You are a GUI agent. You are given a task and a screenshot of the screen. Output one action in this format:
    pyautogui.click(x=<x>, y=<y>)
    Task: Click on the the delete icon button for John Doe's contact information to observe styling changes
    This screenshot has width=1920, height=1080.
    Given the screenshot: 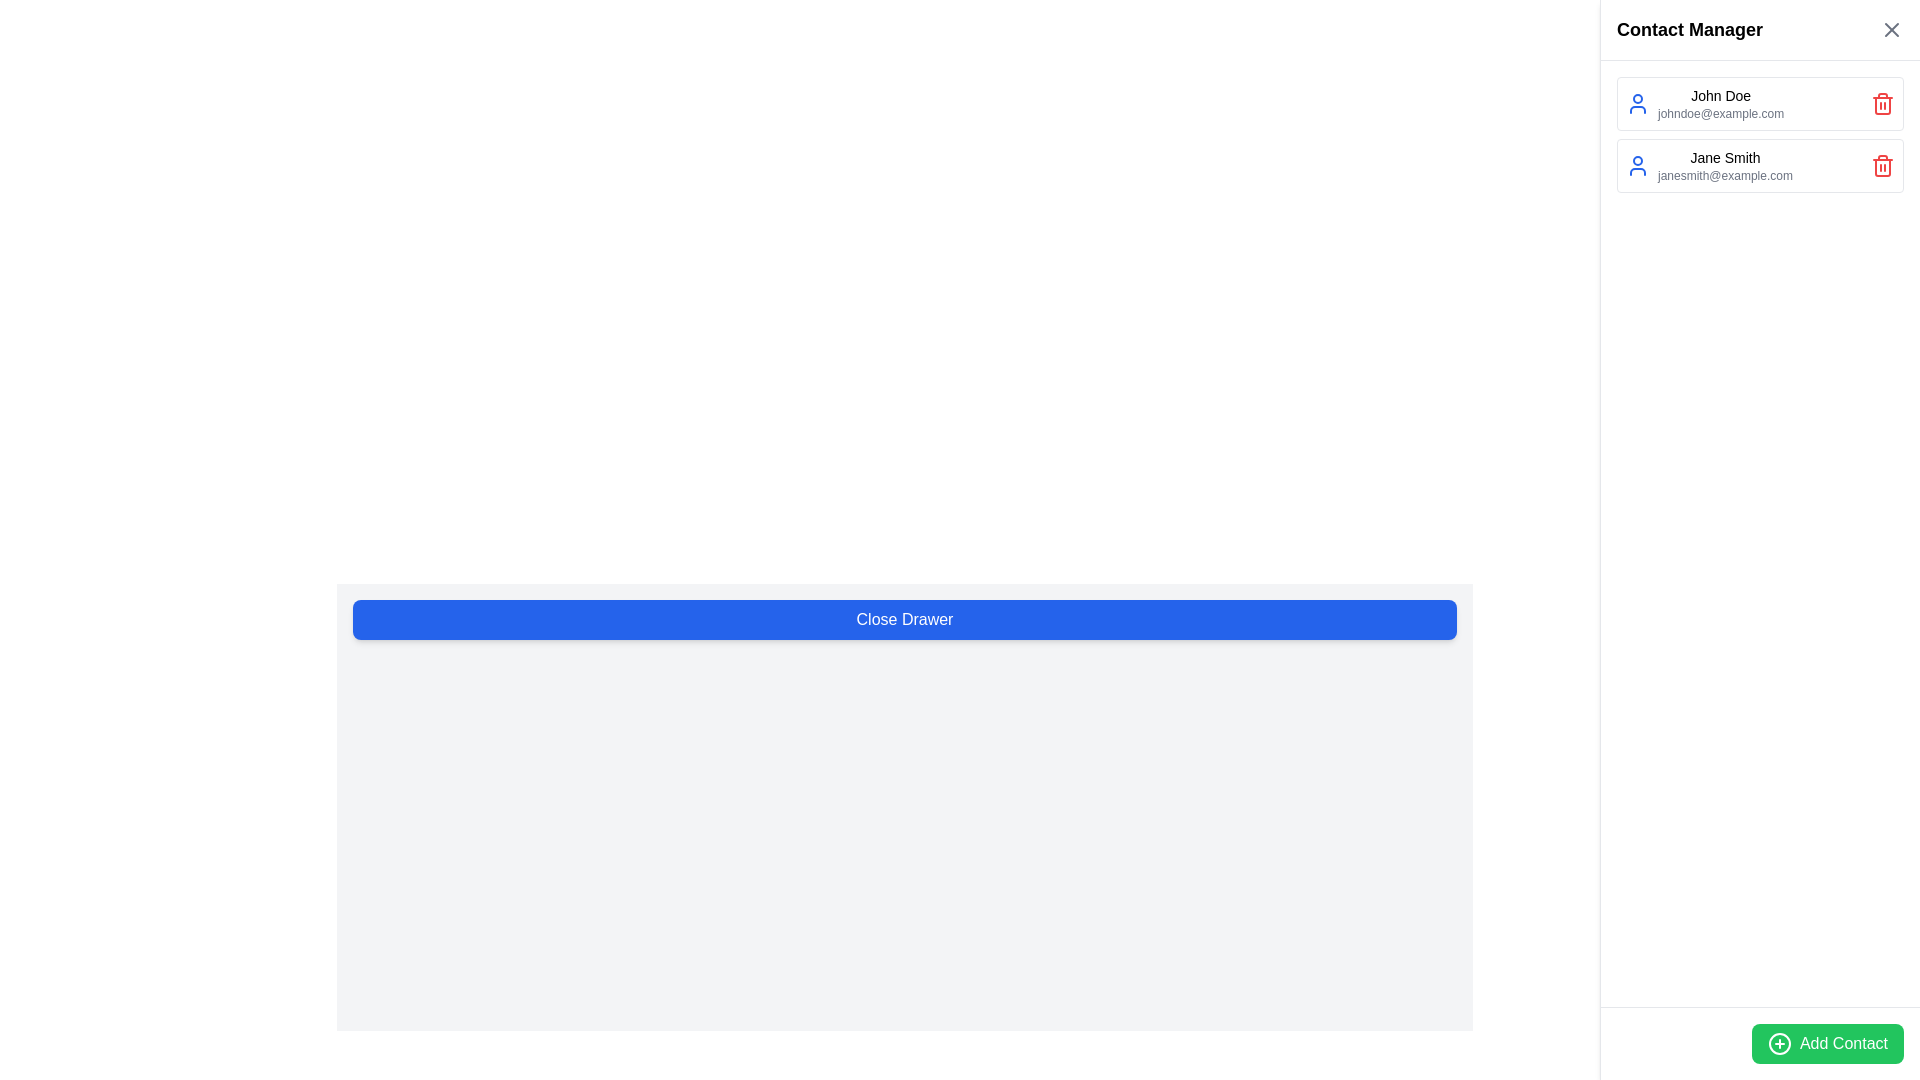 What is the action you would take?
    pyautogui.click(x=1881, y=104)
    